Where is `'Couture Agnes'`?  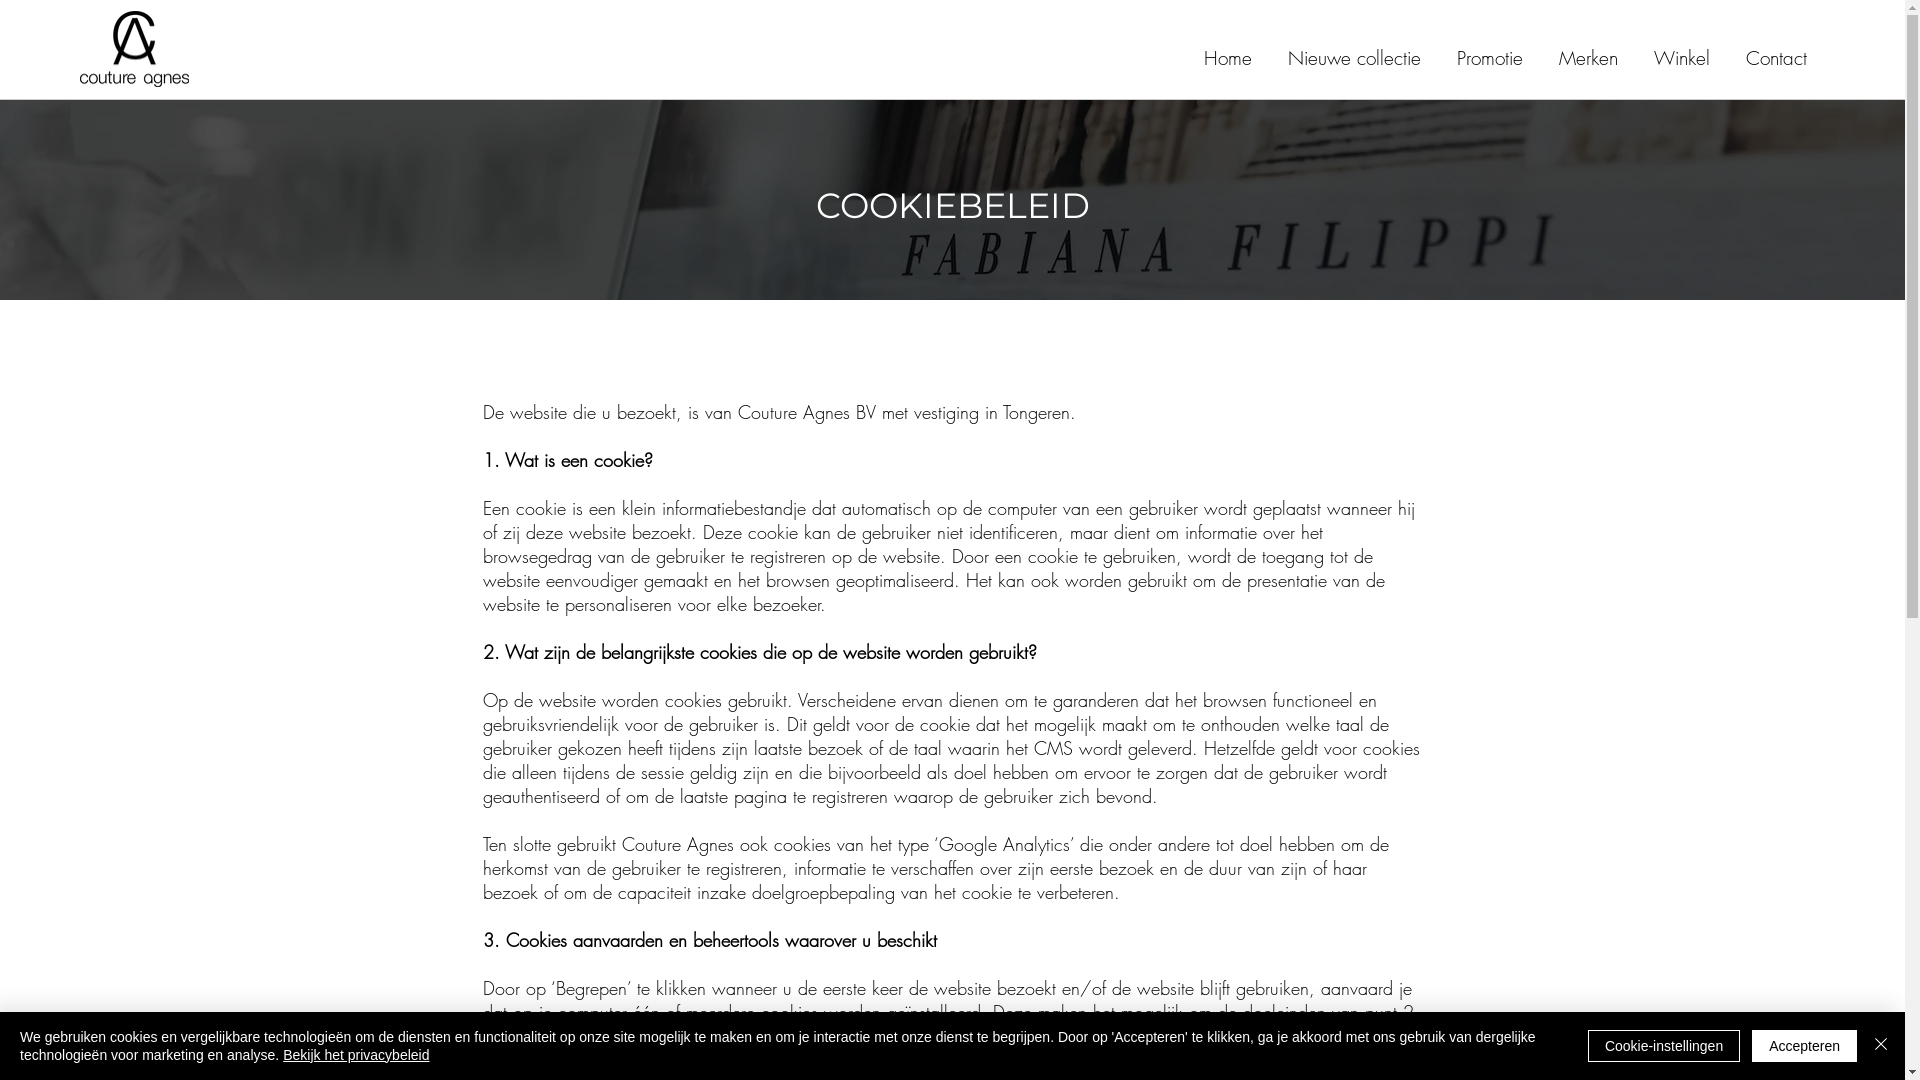 'Couture Agnes' is located at coordinates (80, 48).